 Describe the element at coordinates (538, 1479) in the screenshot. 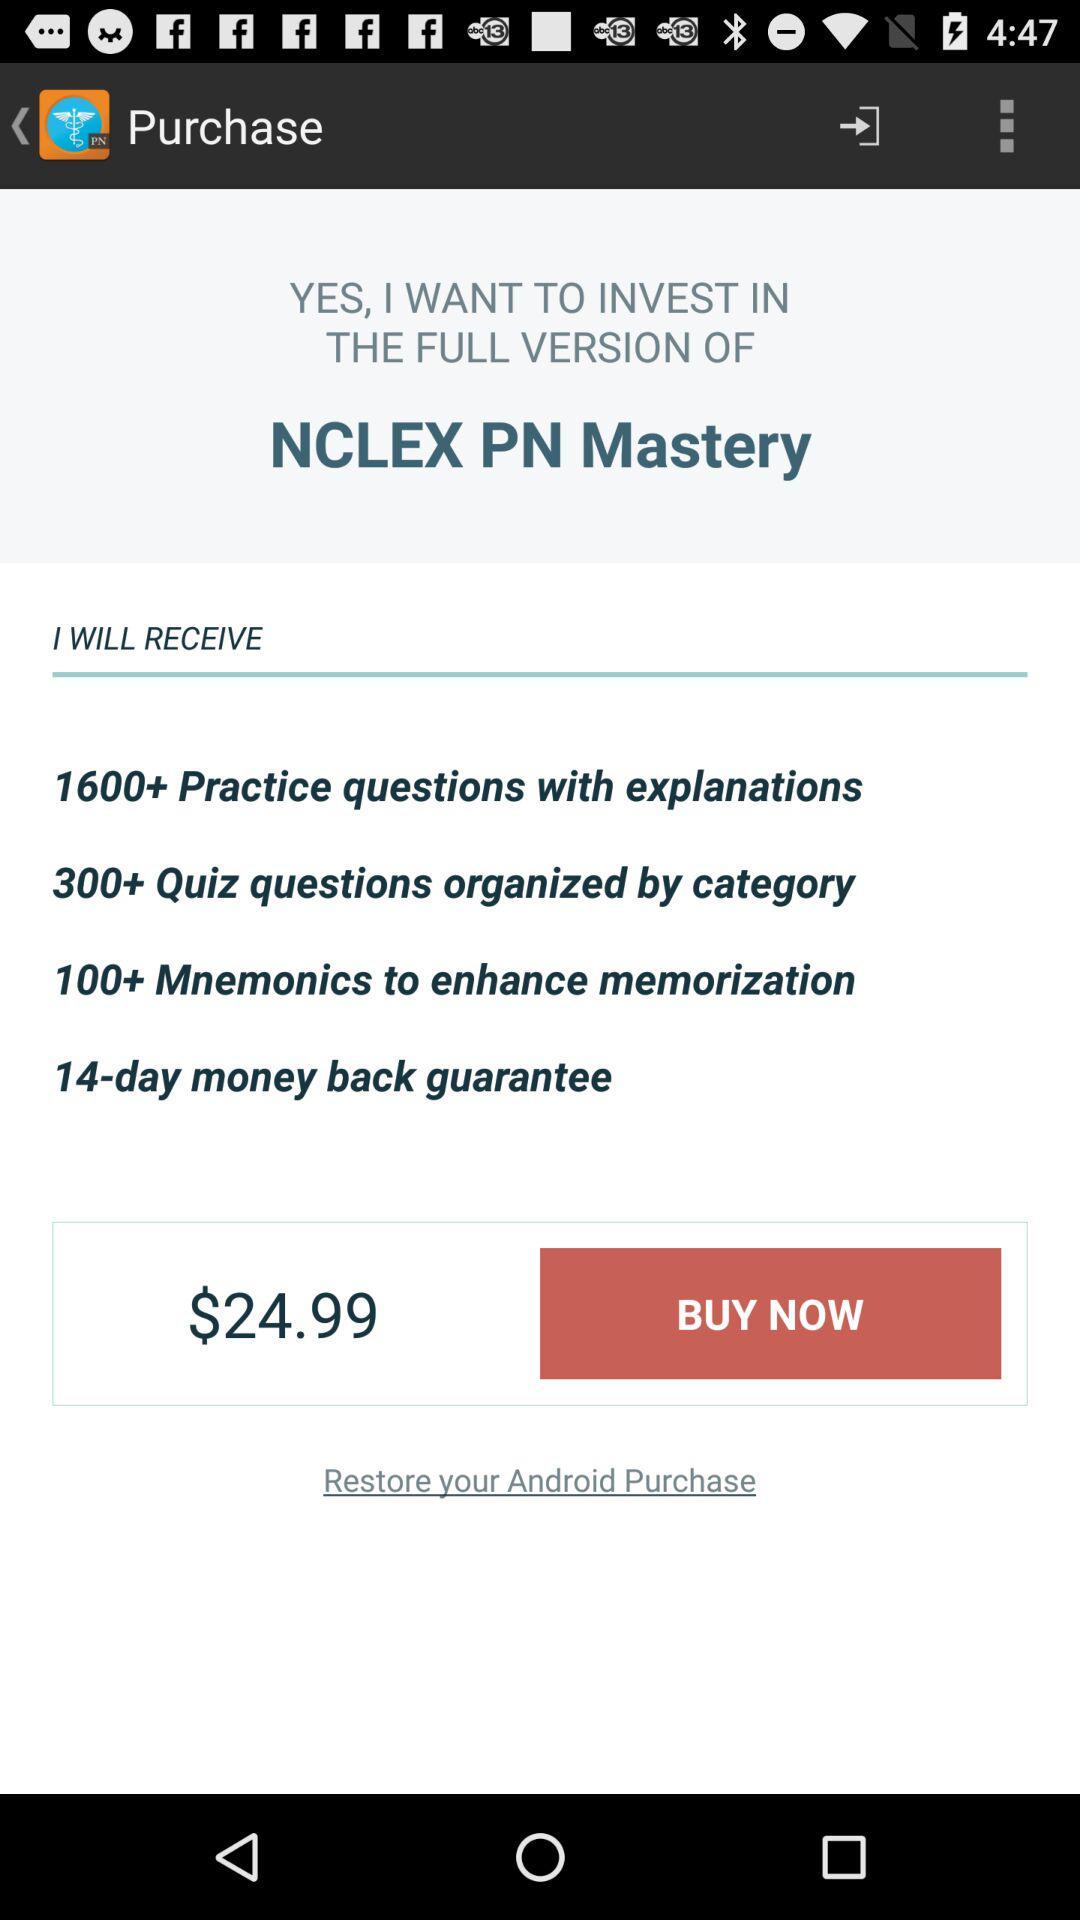

I see `icon at the bottom` at that location.